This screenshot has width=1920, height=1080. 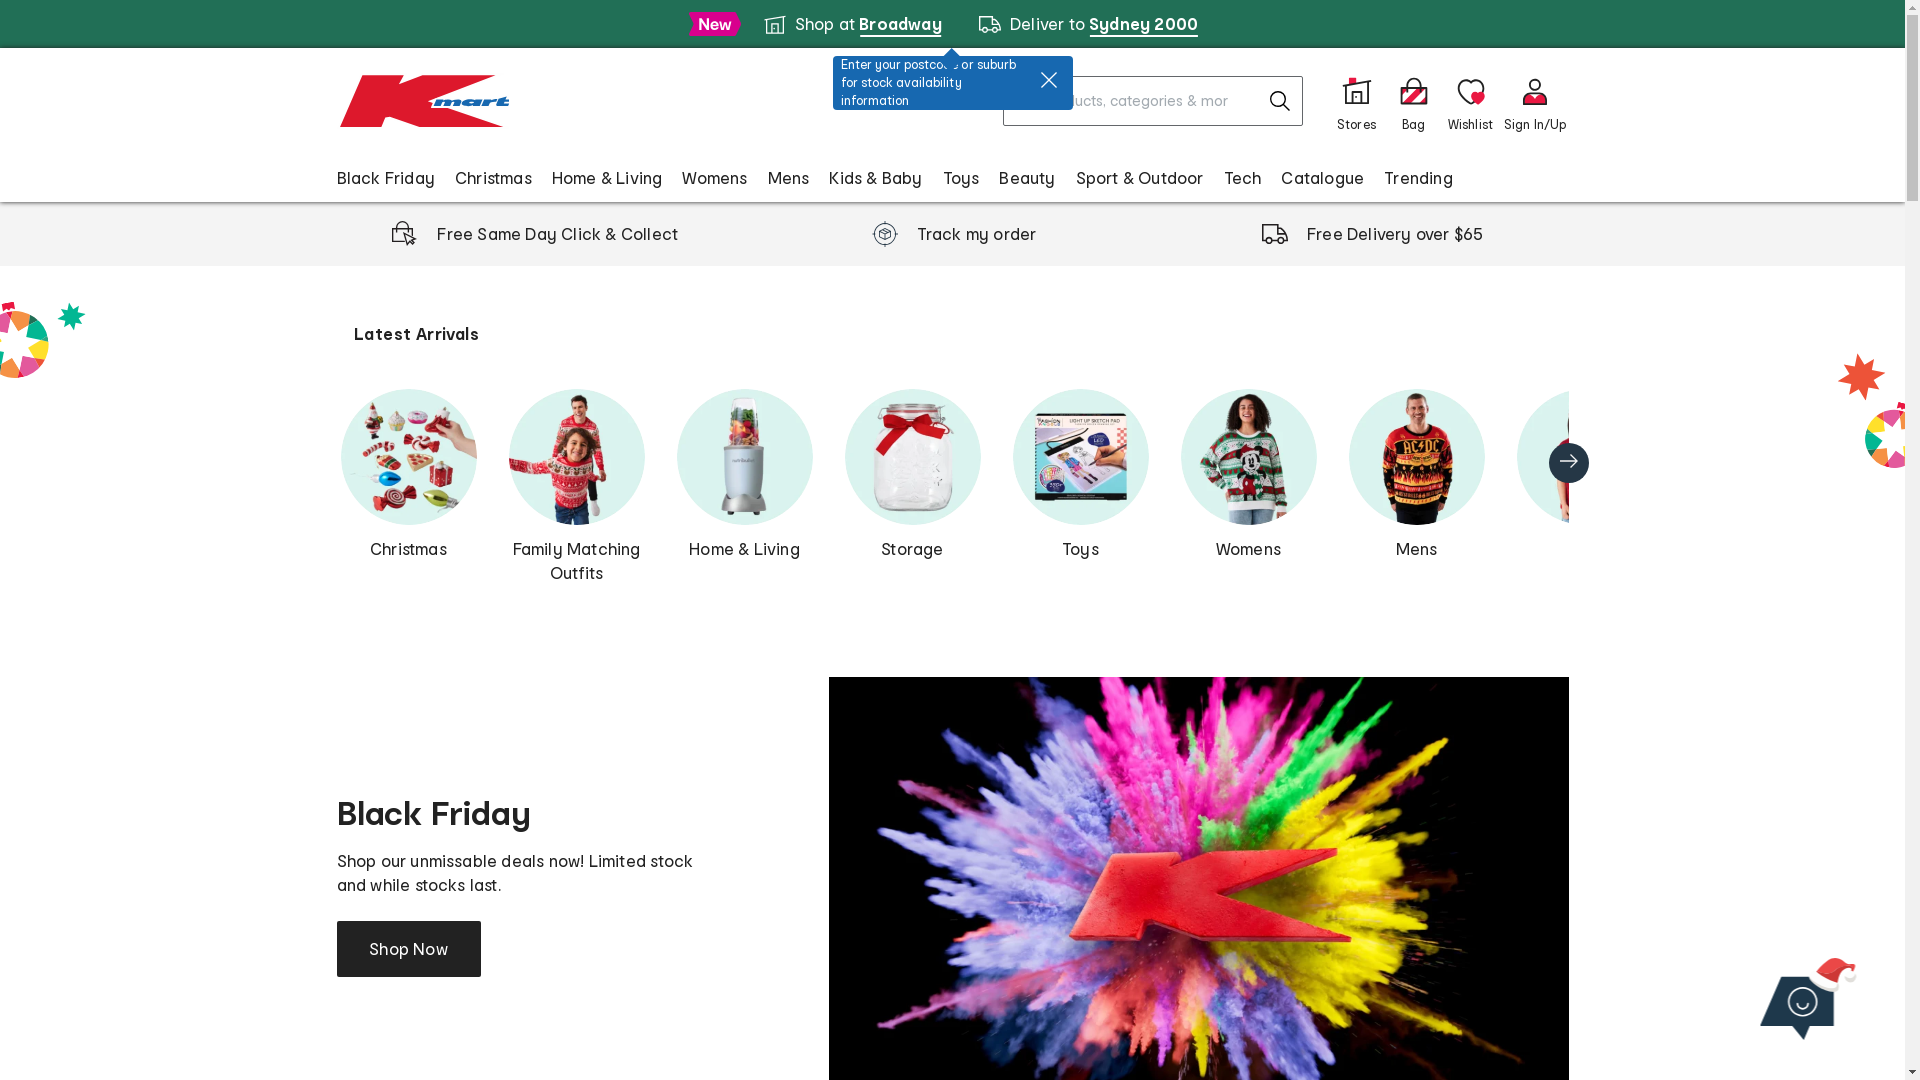 I want to click on 'Stores', so click(x=1356, y=100).